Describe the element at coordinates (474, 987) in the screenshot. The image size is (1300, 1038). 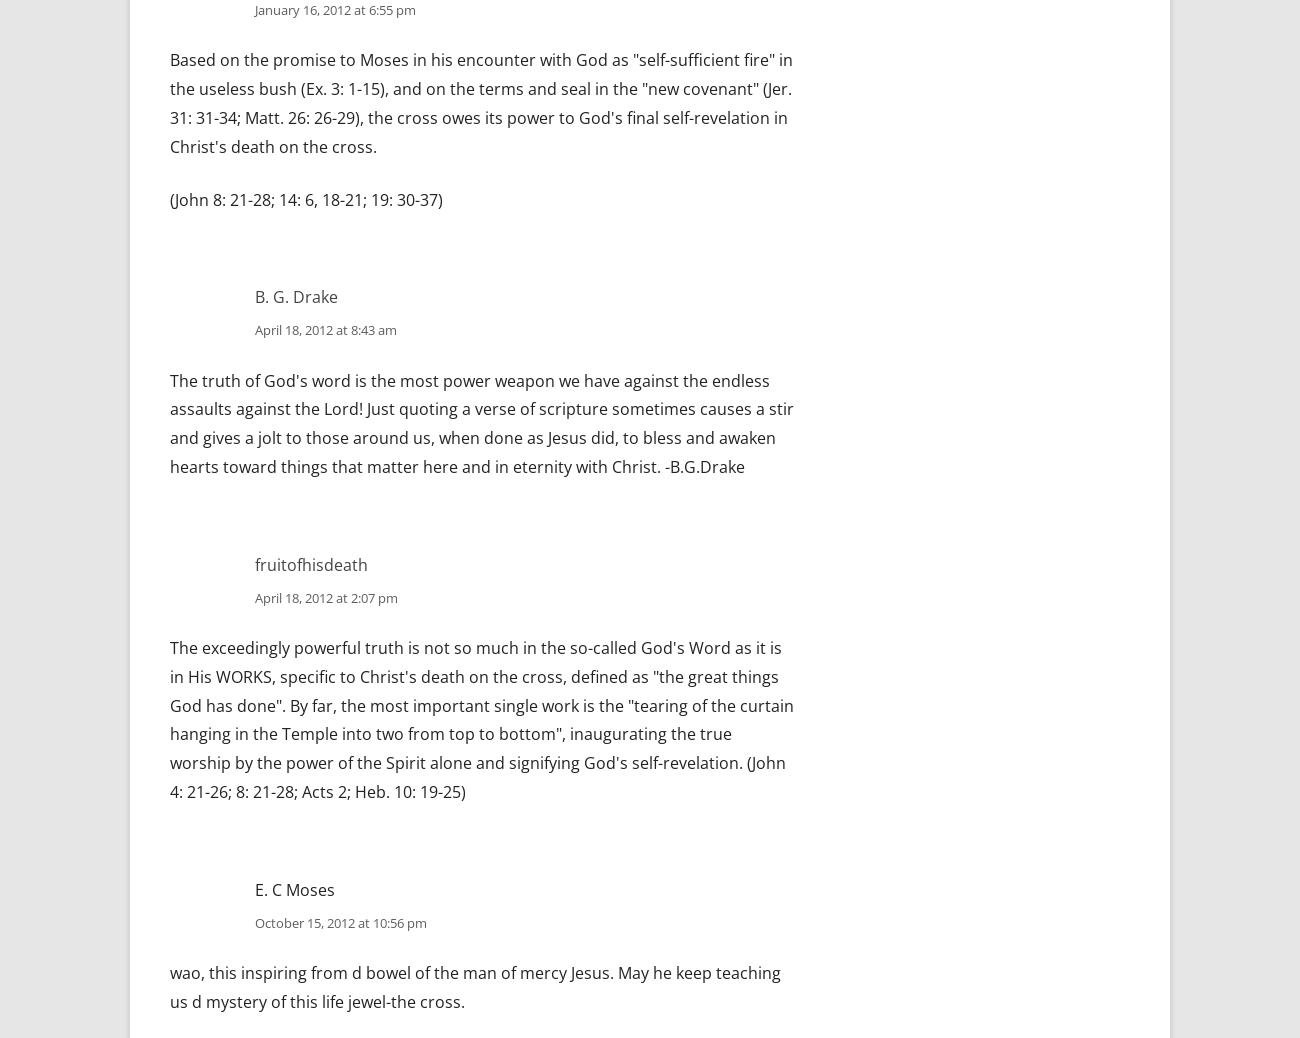
I see `'wao, this inspiring from d bowel of the man of mercy Jesus. May he keep teaching us d mystery of this life jewel-the cross.'` at that location.